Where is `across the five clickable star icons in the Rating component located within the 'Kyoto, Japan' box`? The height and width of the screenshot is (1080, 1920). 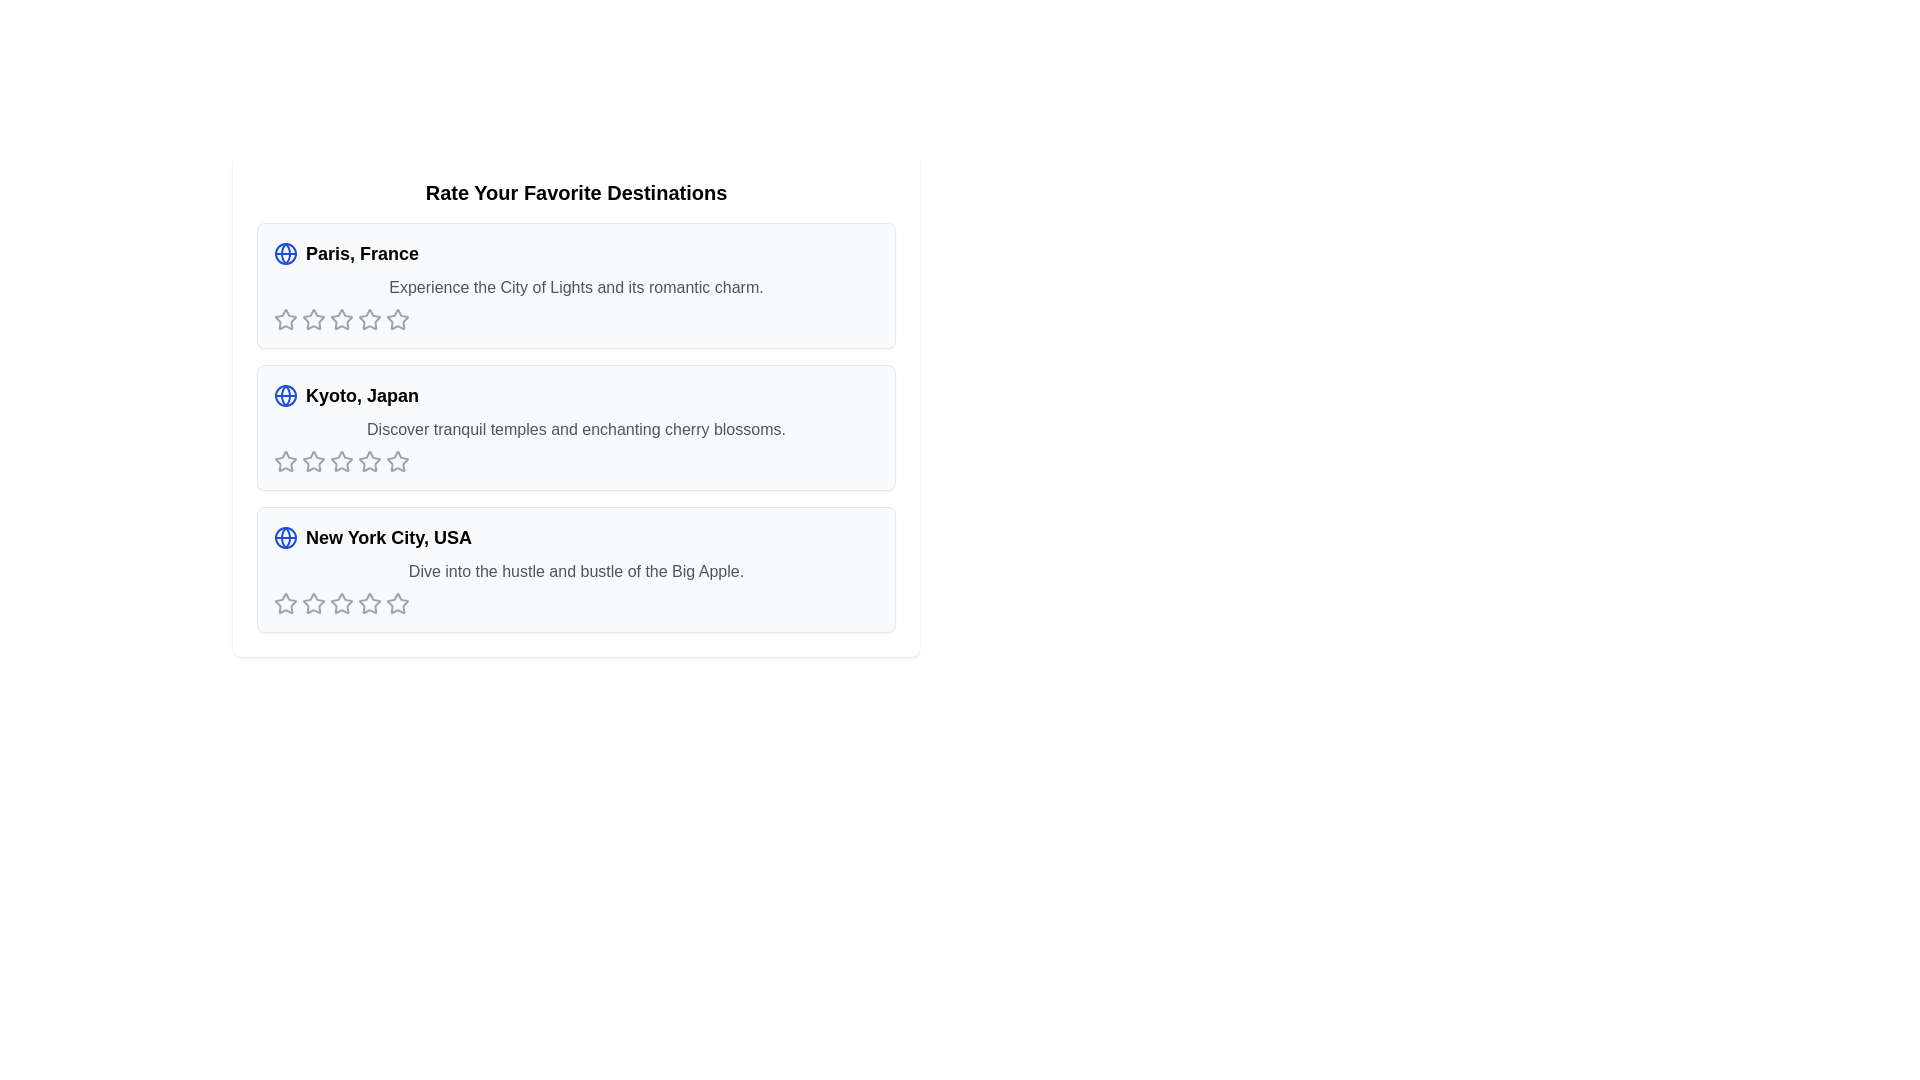
across the five clickable star icons in the Rating component located within the 'Kyoto, Japan' box is located at coordinates (575, 462).